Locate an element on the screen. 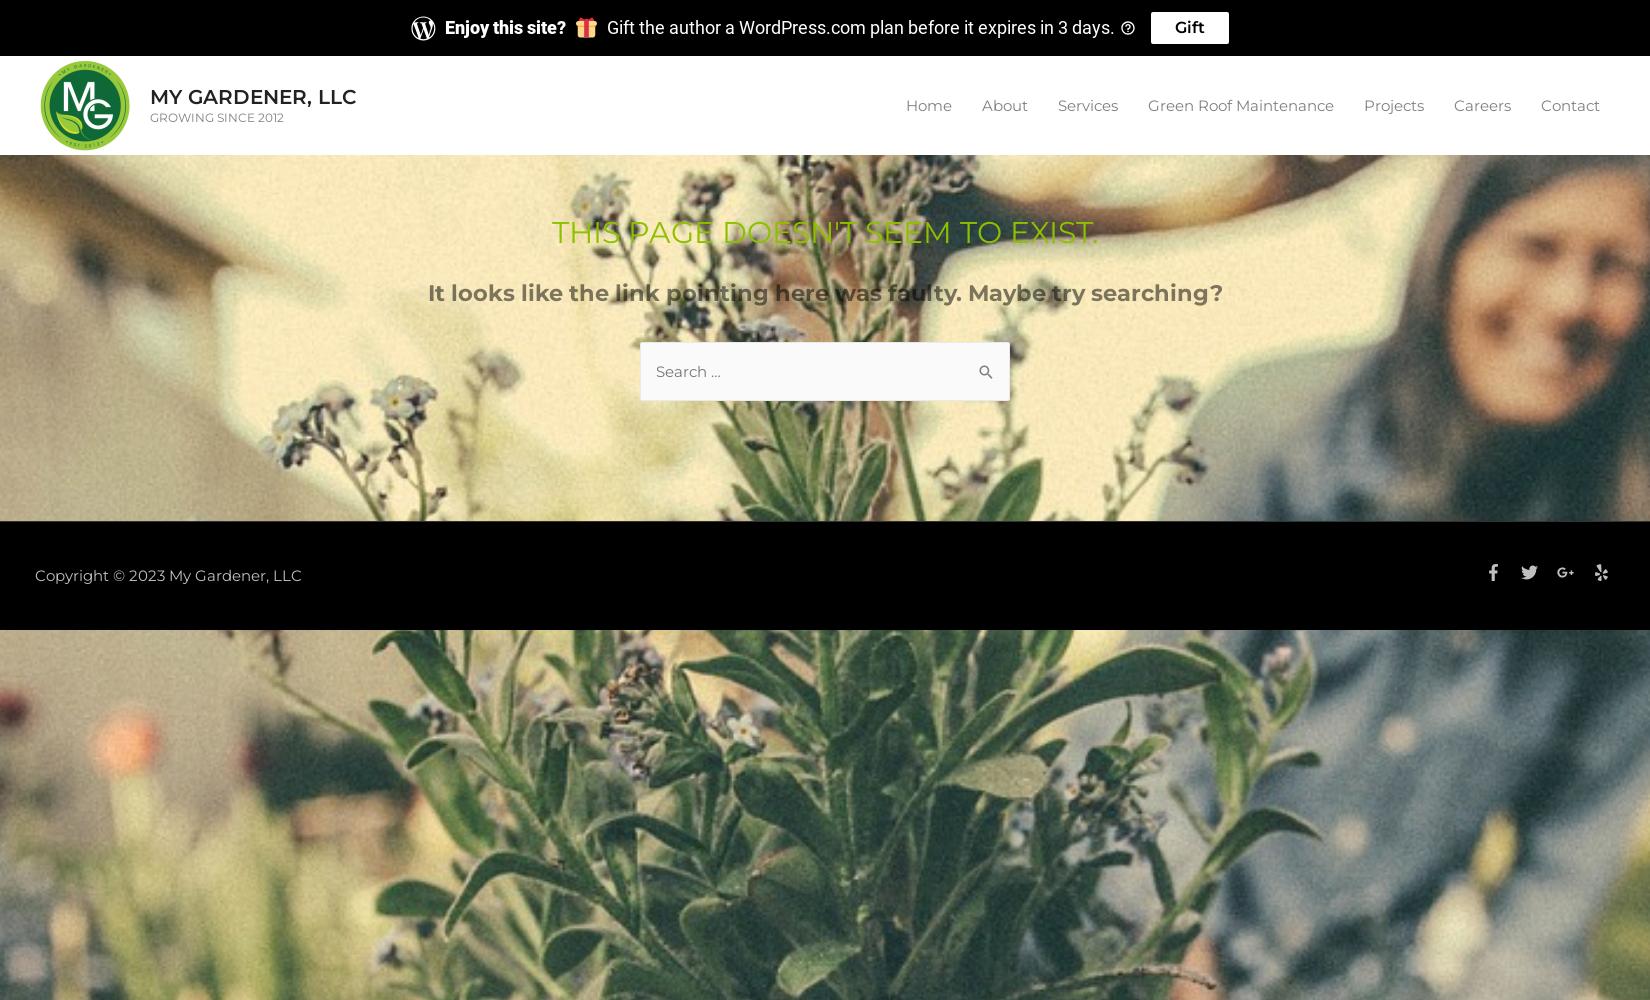 Image resolution: width=1650 pixels, height=1000 pixels. 'Services' is located at coordinates (1088, 103).